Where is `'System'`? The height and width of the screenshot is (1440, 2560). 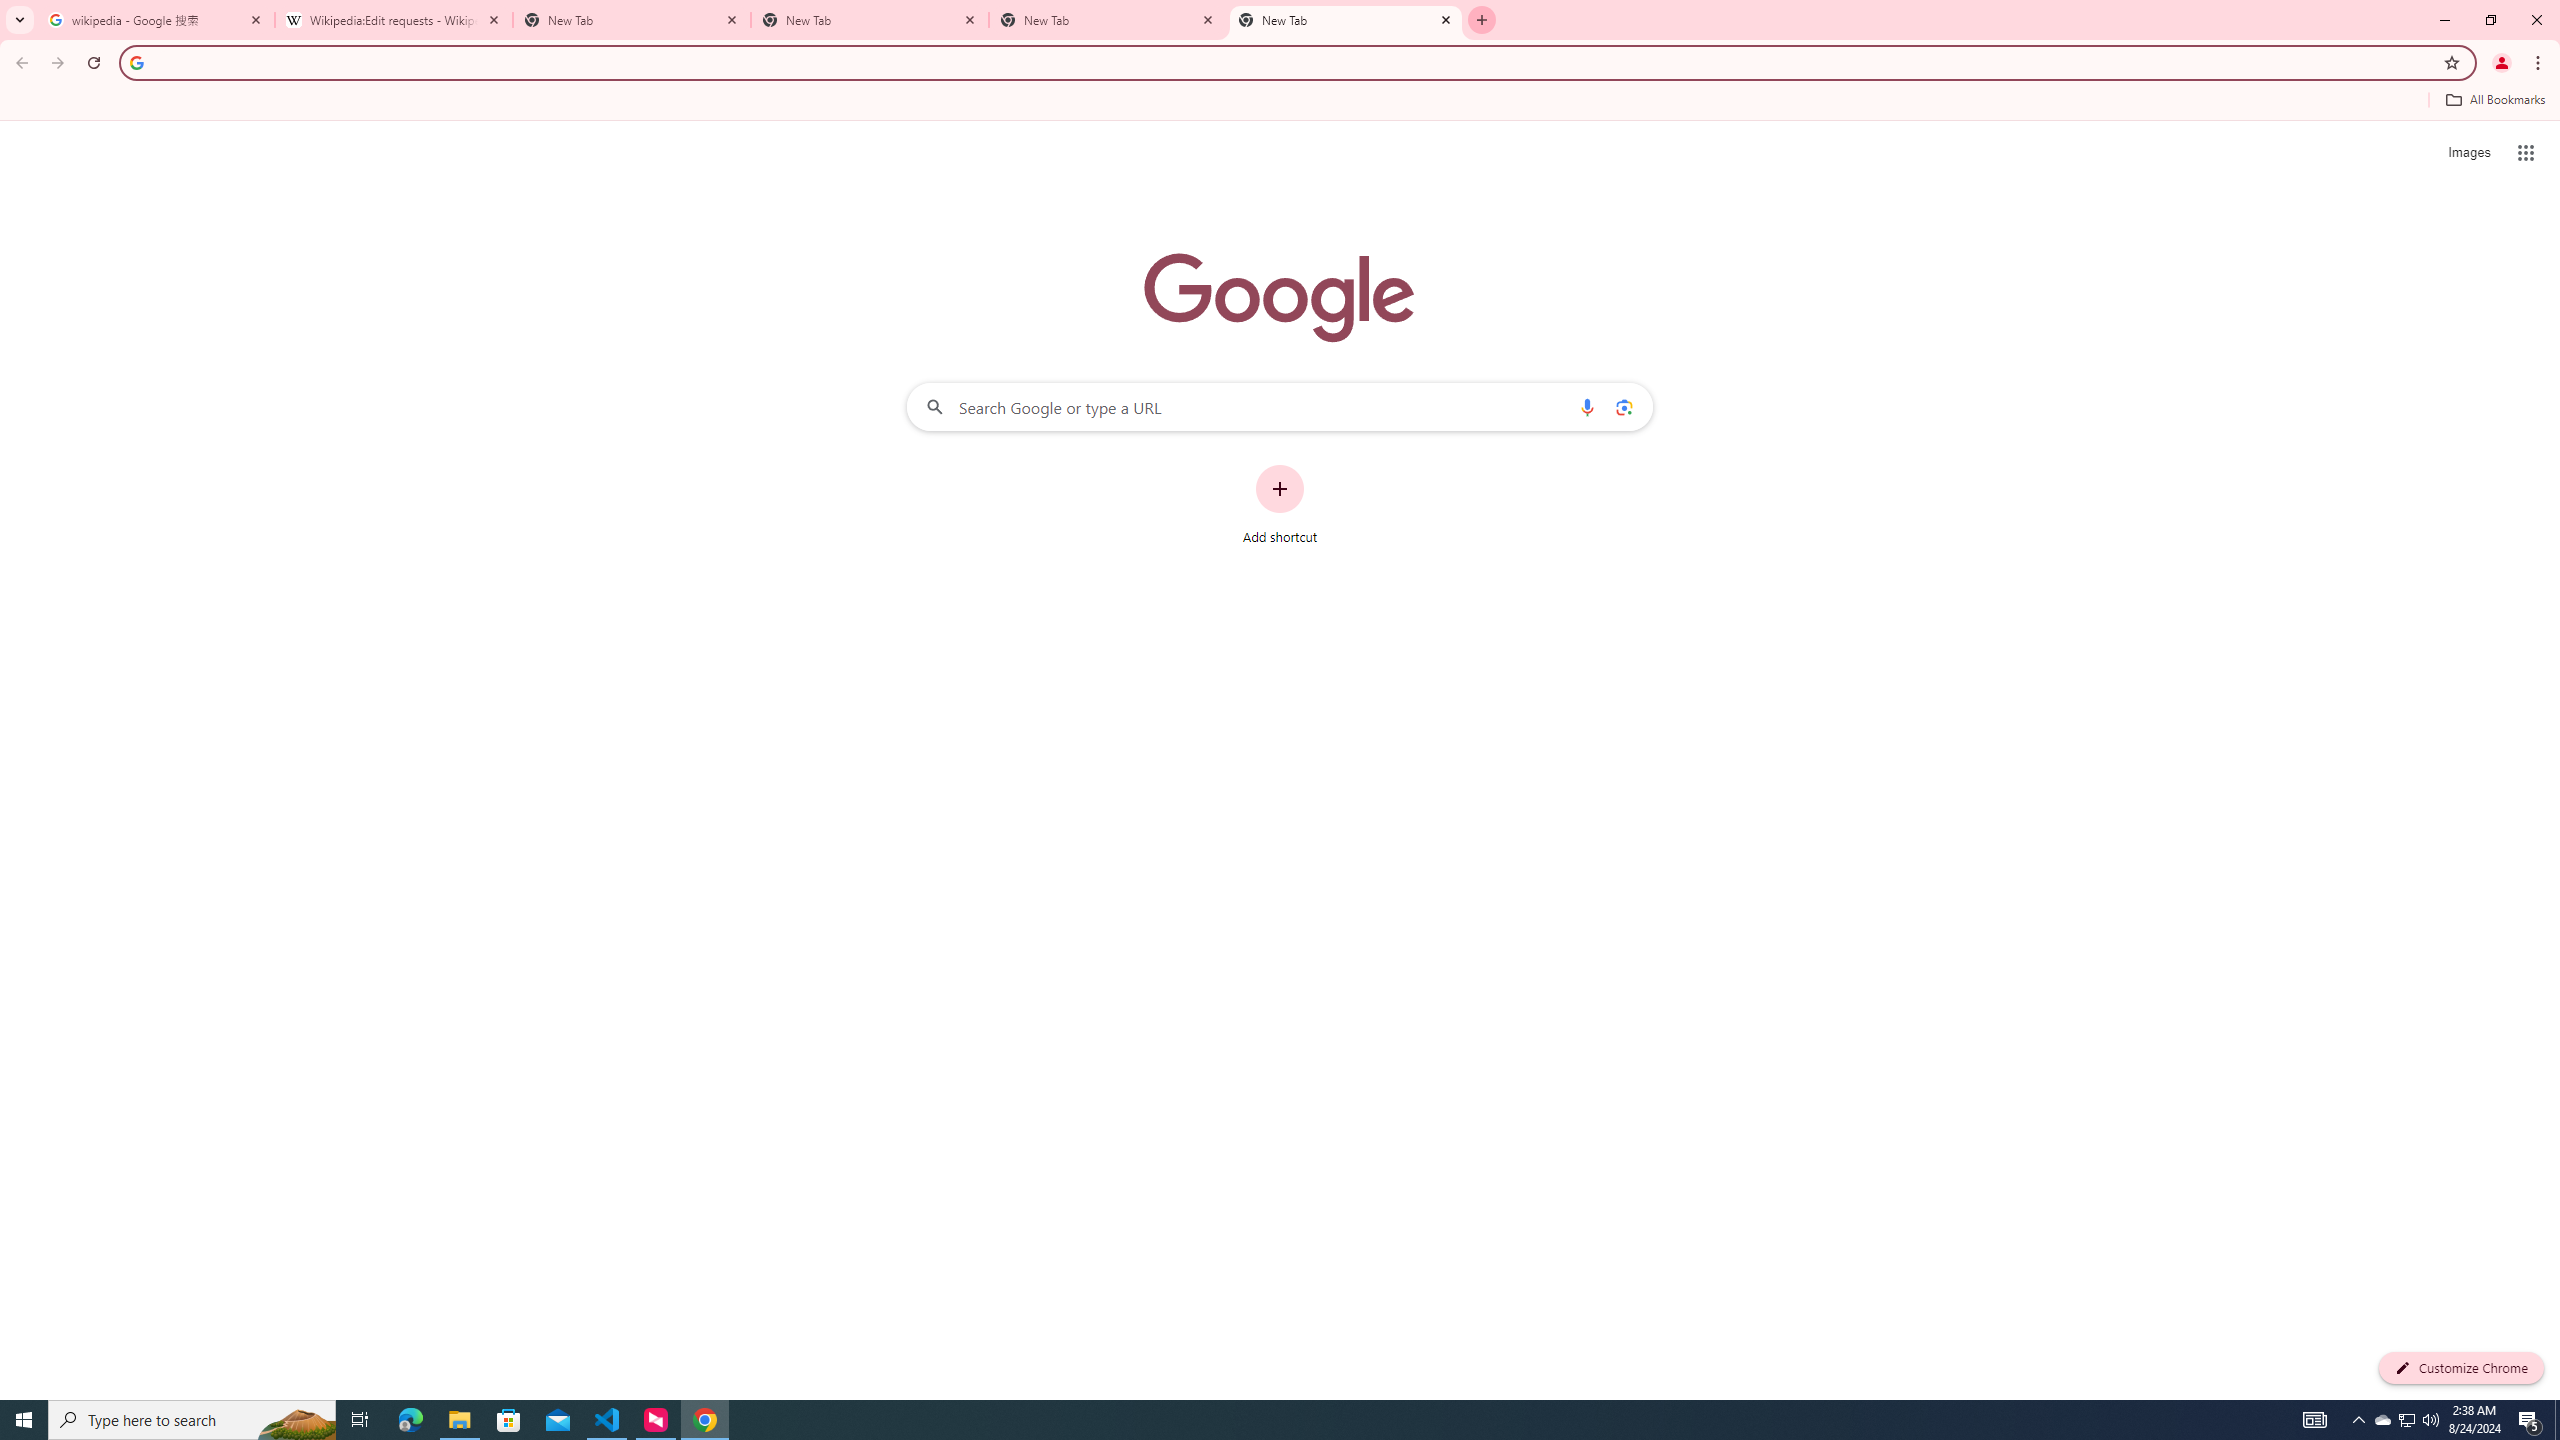 'System' is located at coordinates (11, 9).